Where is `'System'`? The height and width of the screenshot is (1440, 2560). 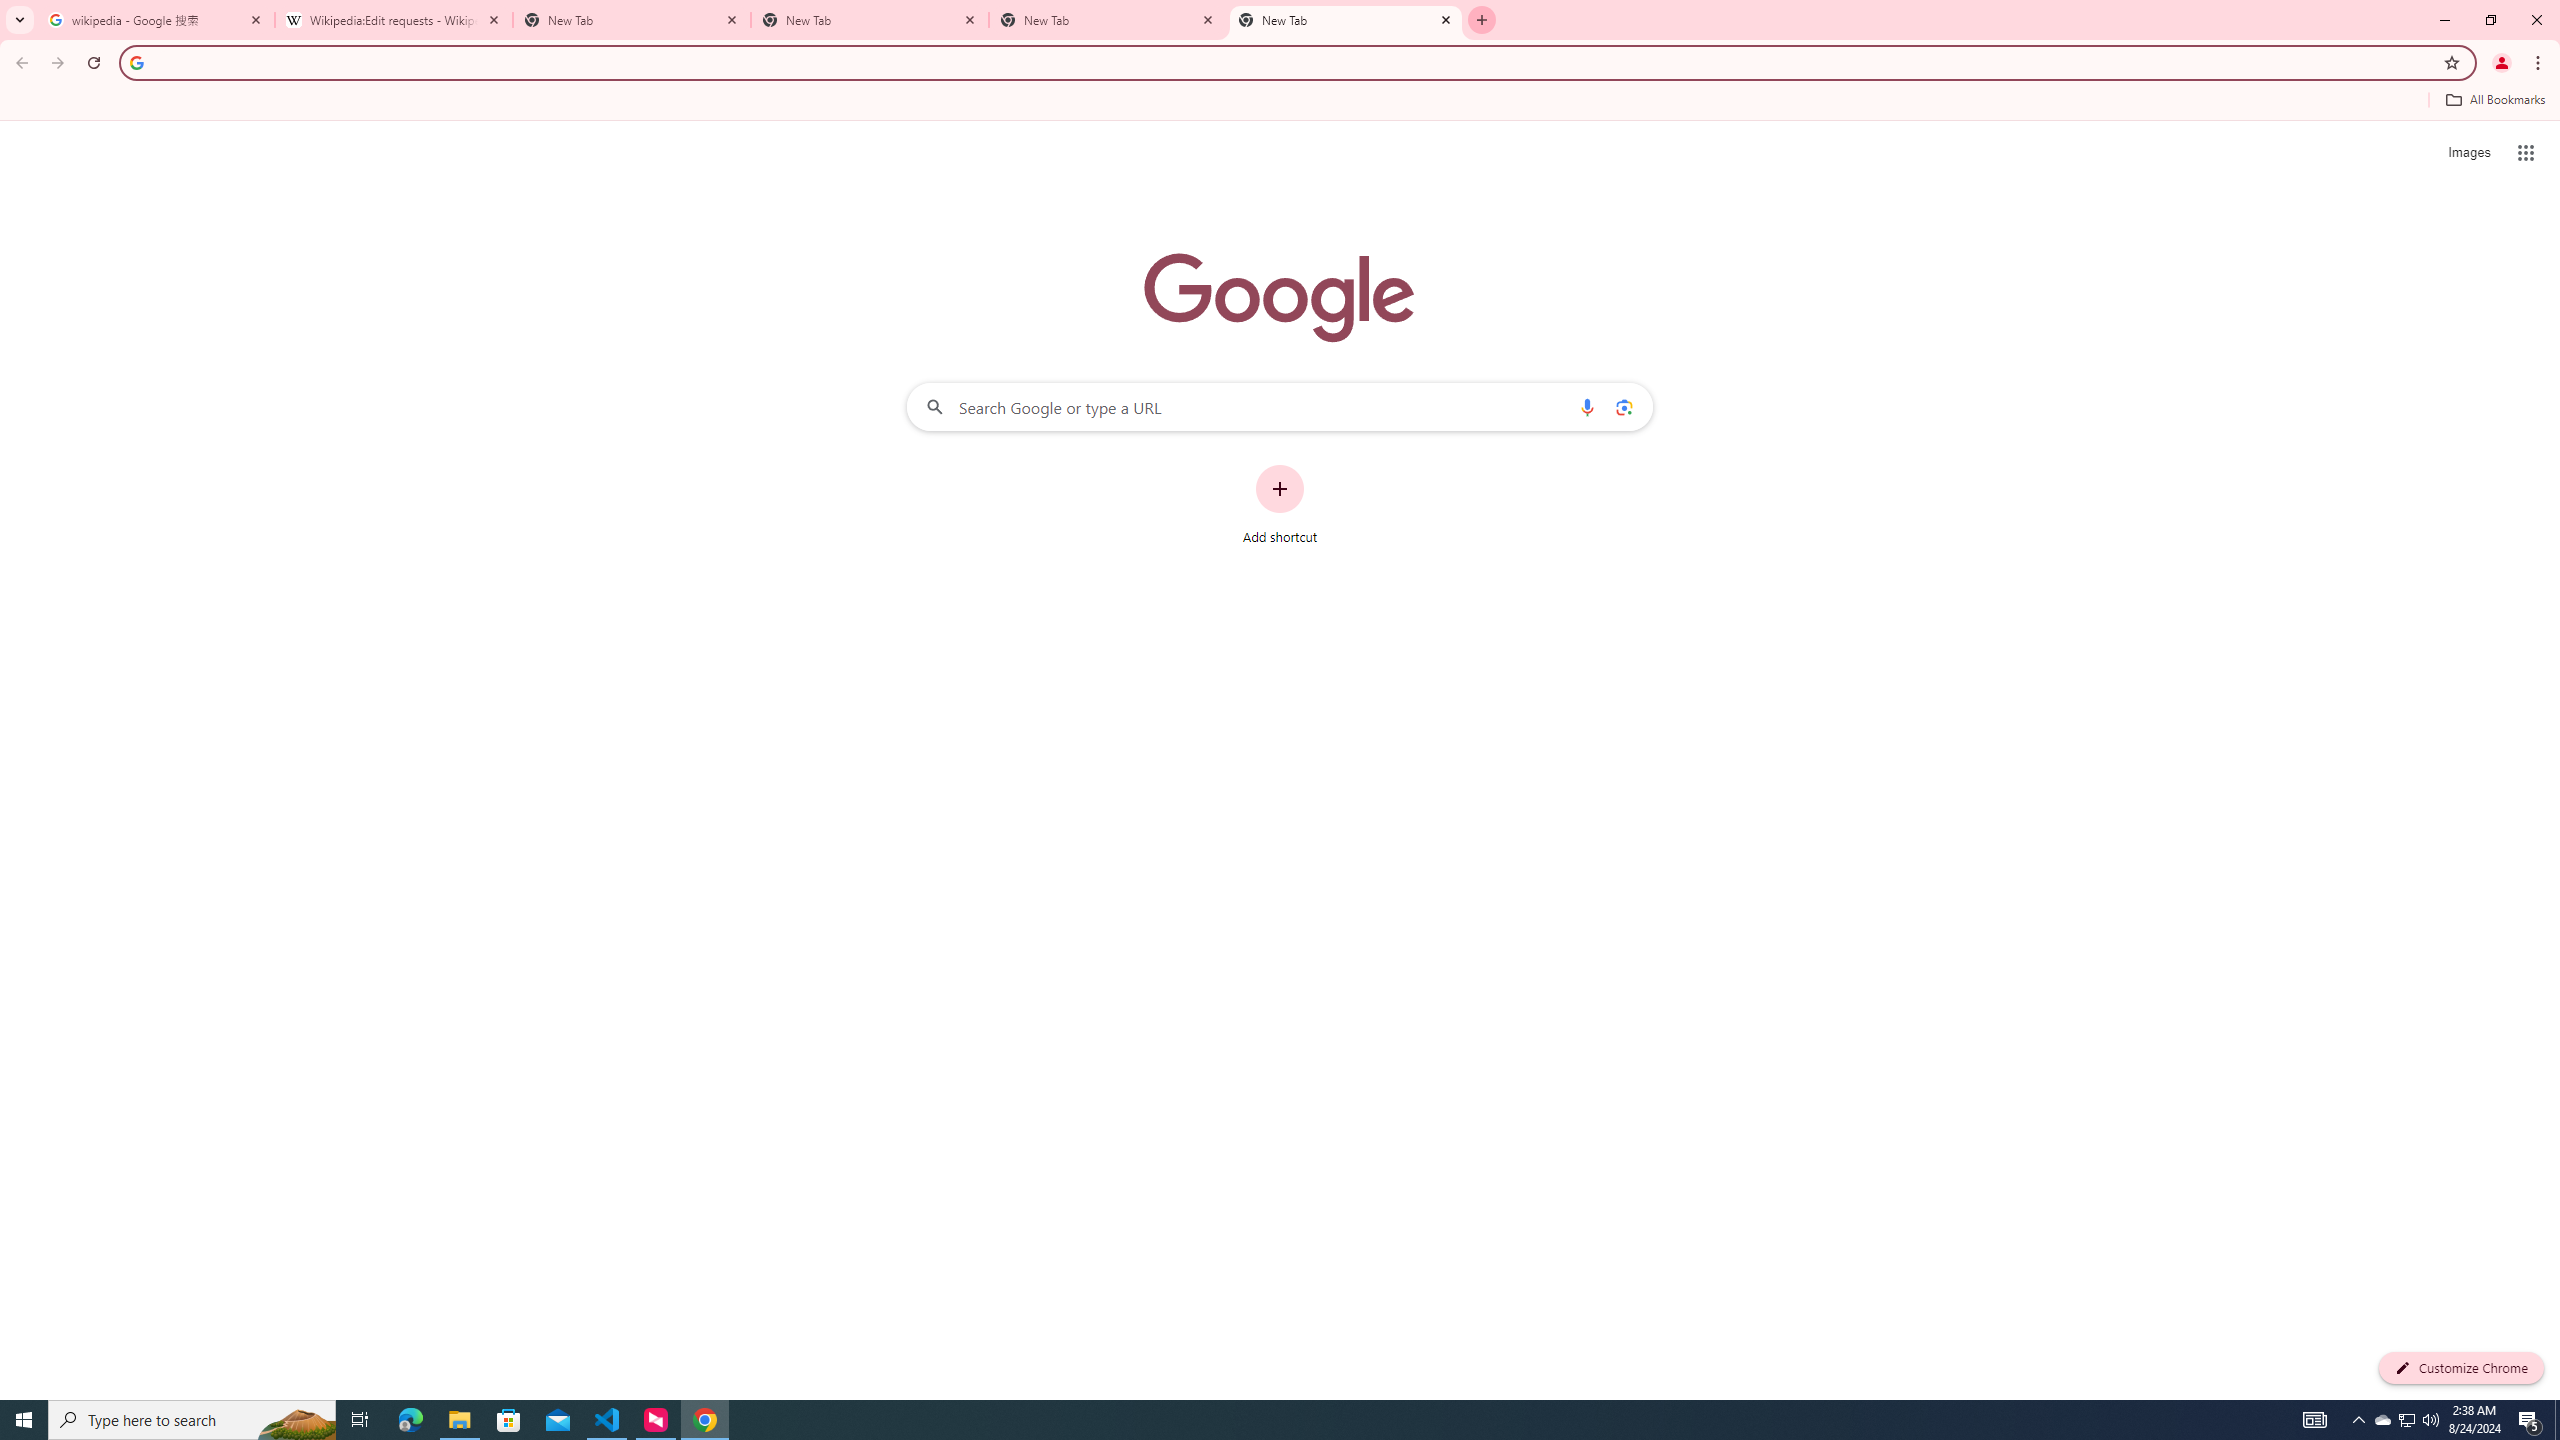 'System' is located at coordinates (11, 9).